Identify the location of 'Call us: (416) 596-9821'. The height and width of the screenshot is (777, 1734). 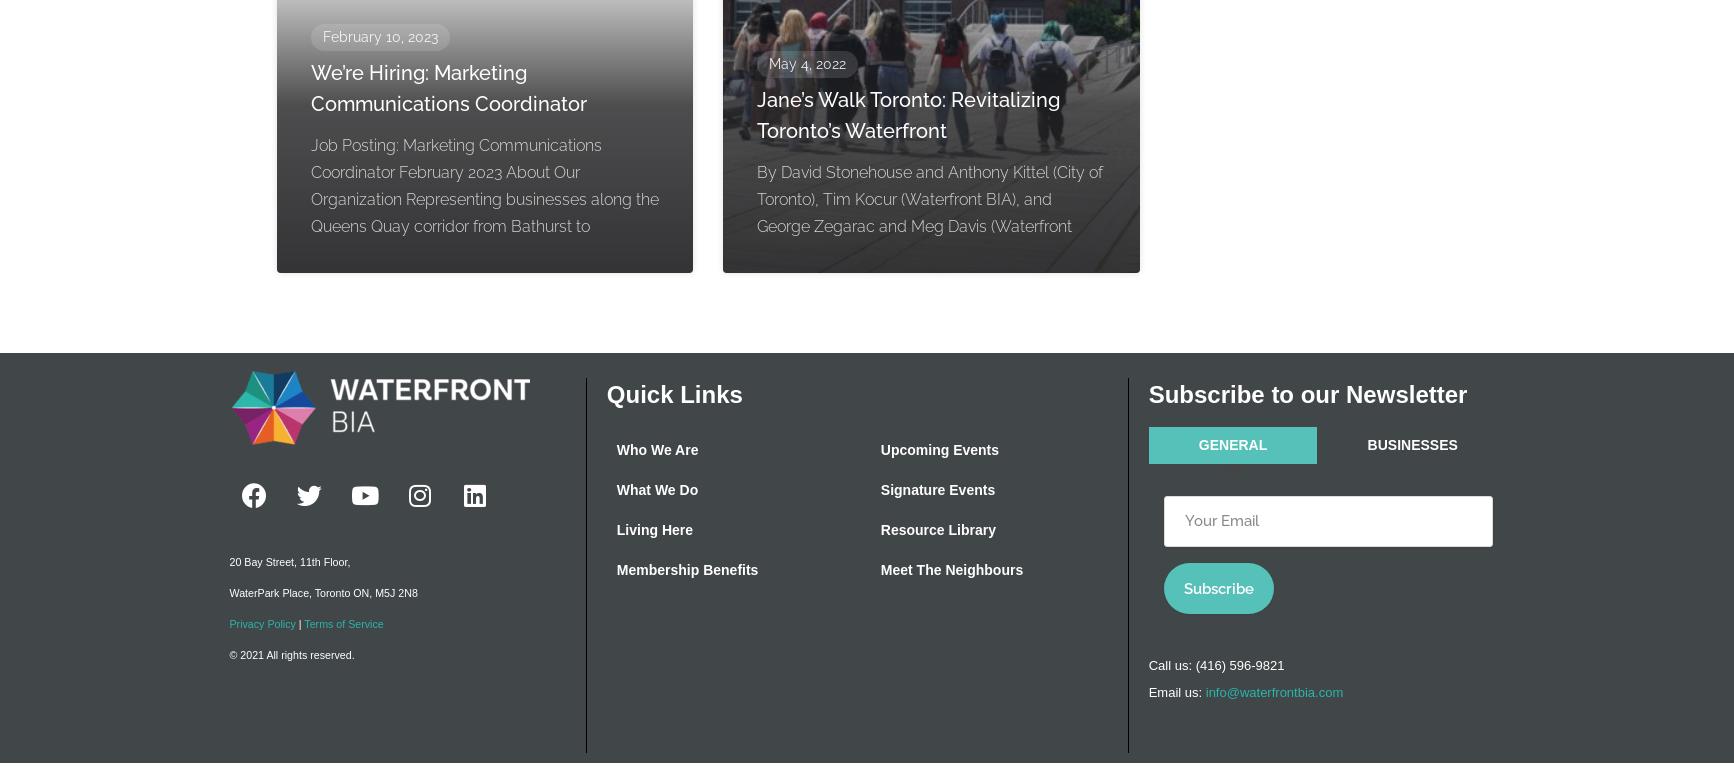
(1148, 664).